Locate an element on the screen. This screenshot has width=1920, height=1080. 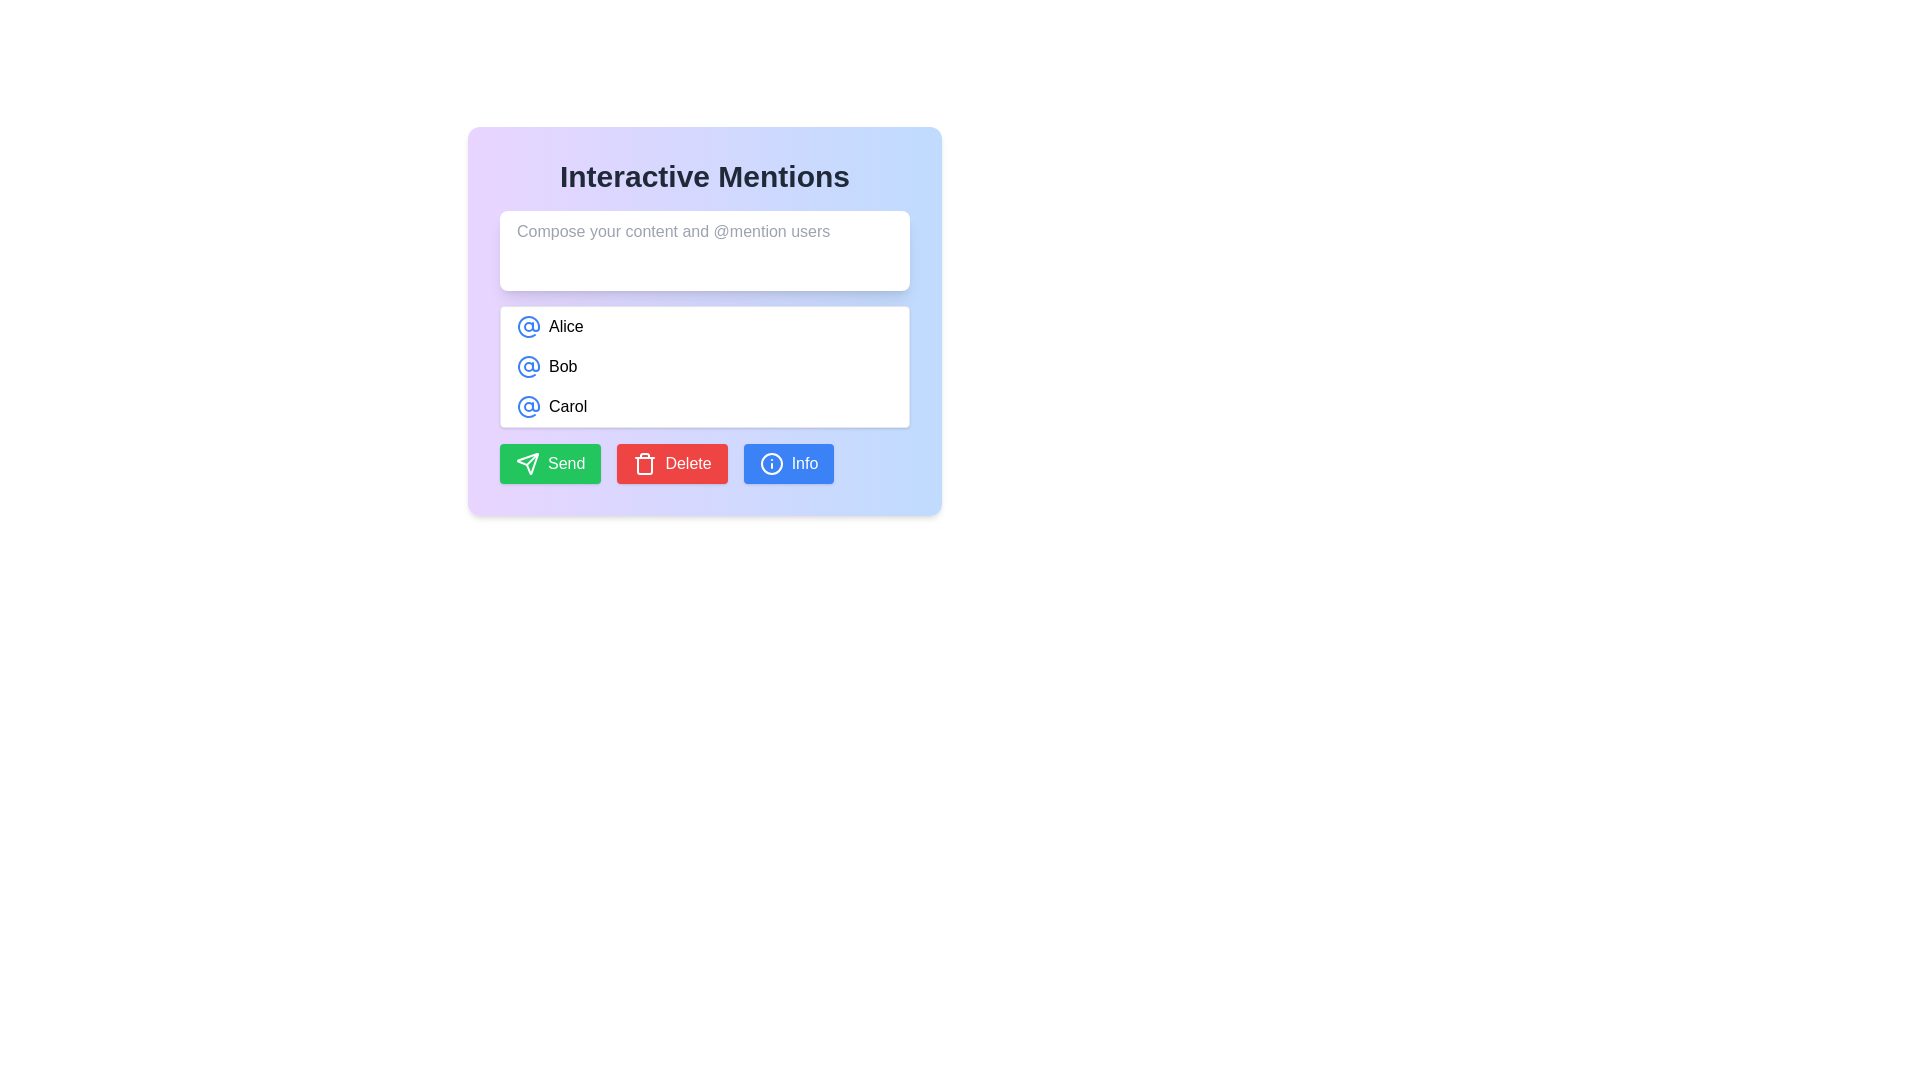
the send icon located on the left side of the green 'Send' button at the bottom of a card with a purple and white theme is located at coordinates (528, 463).